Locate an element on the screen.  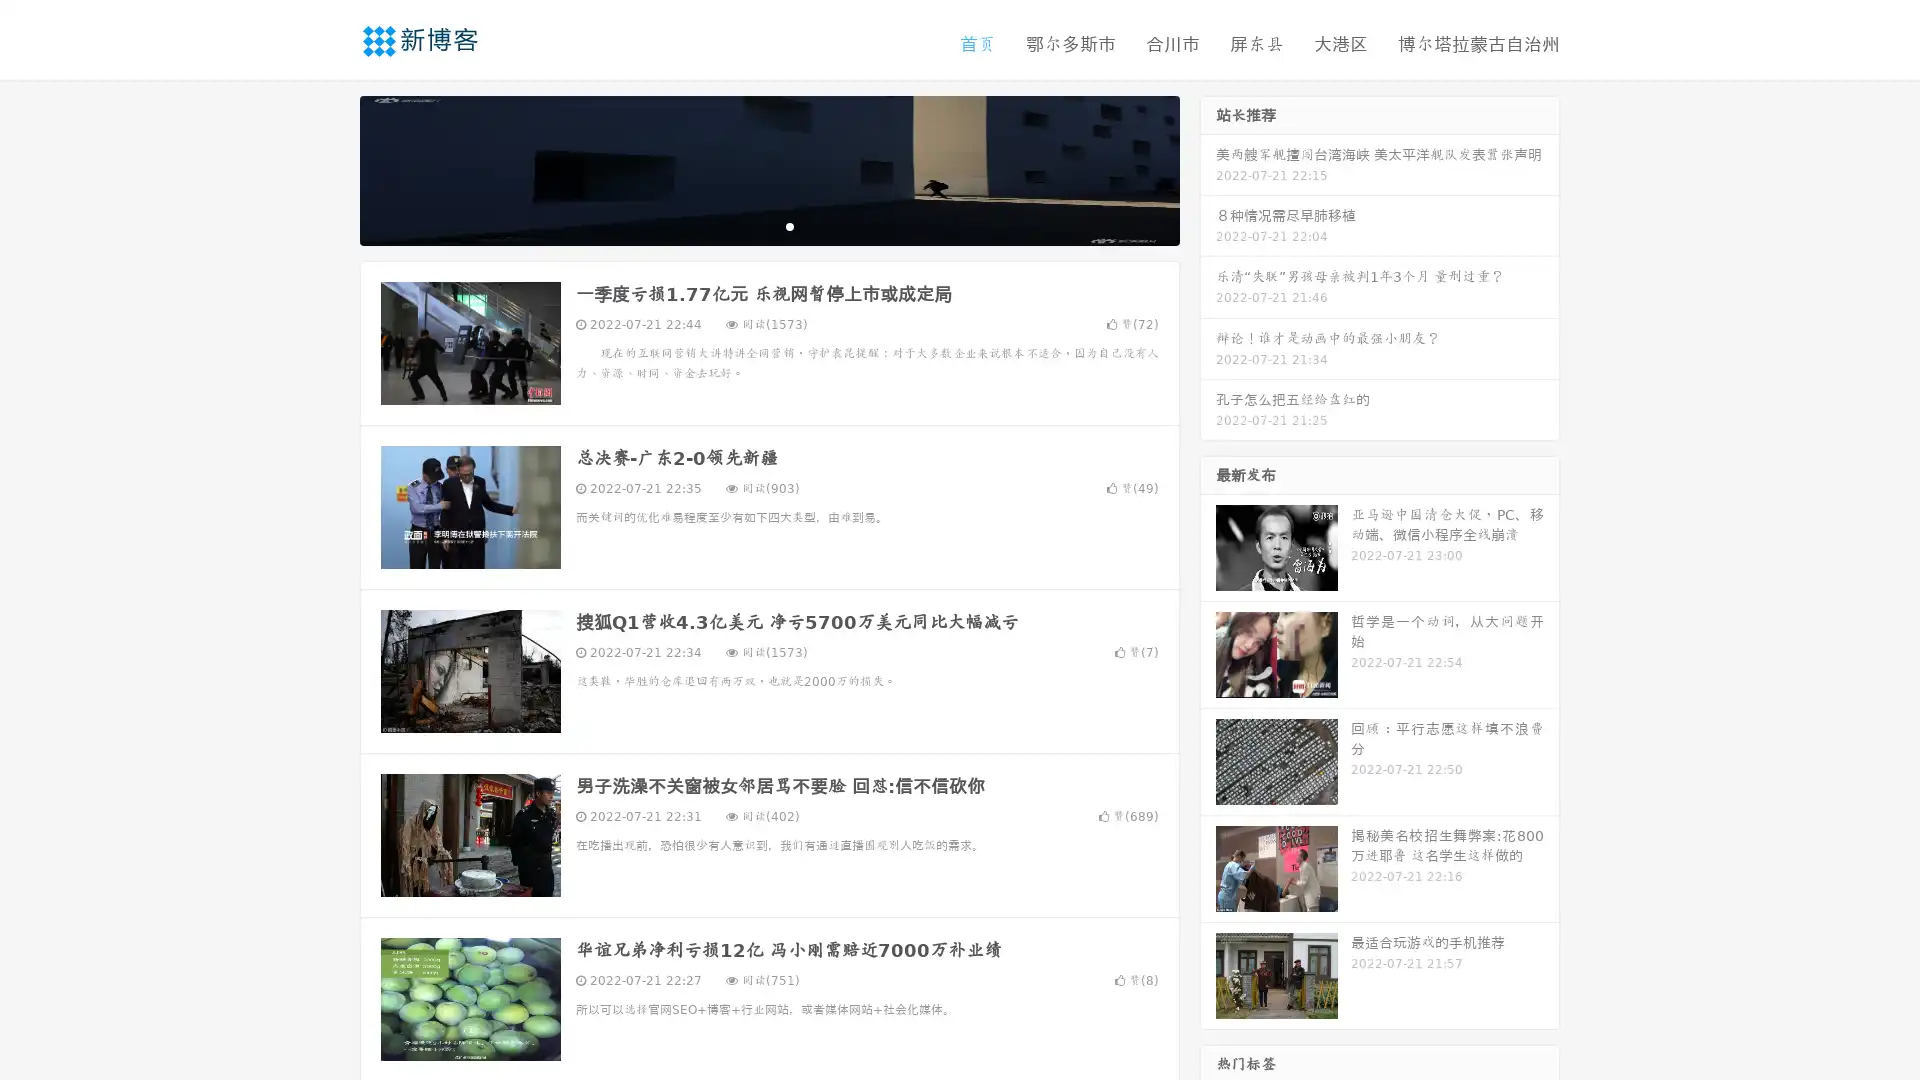
Go to slide 3 is located at coordinates (789, 225).